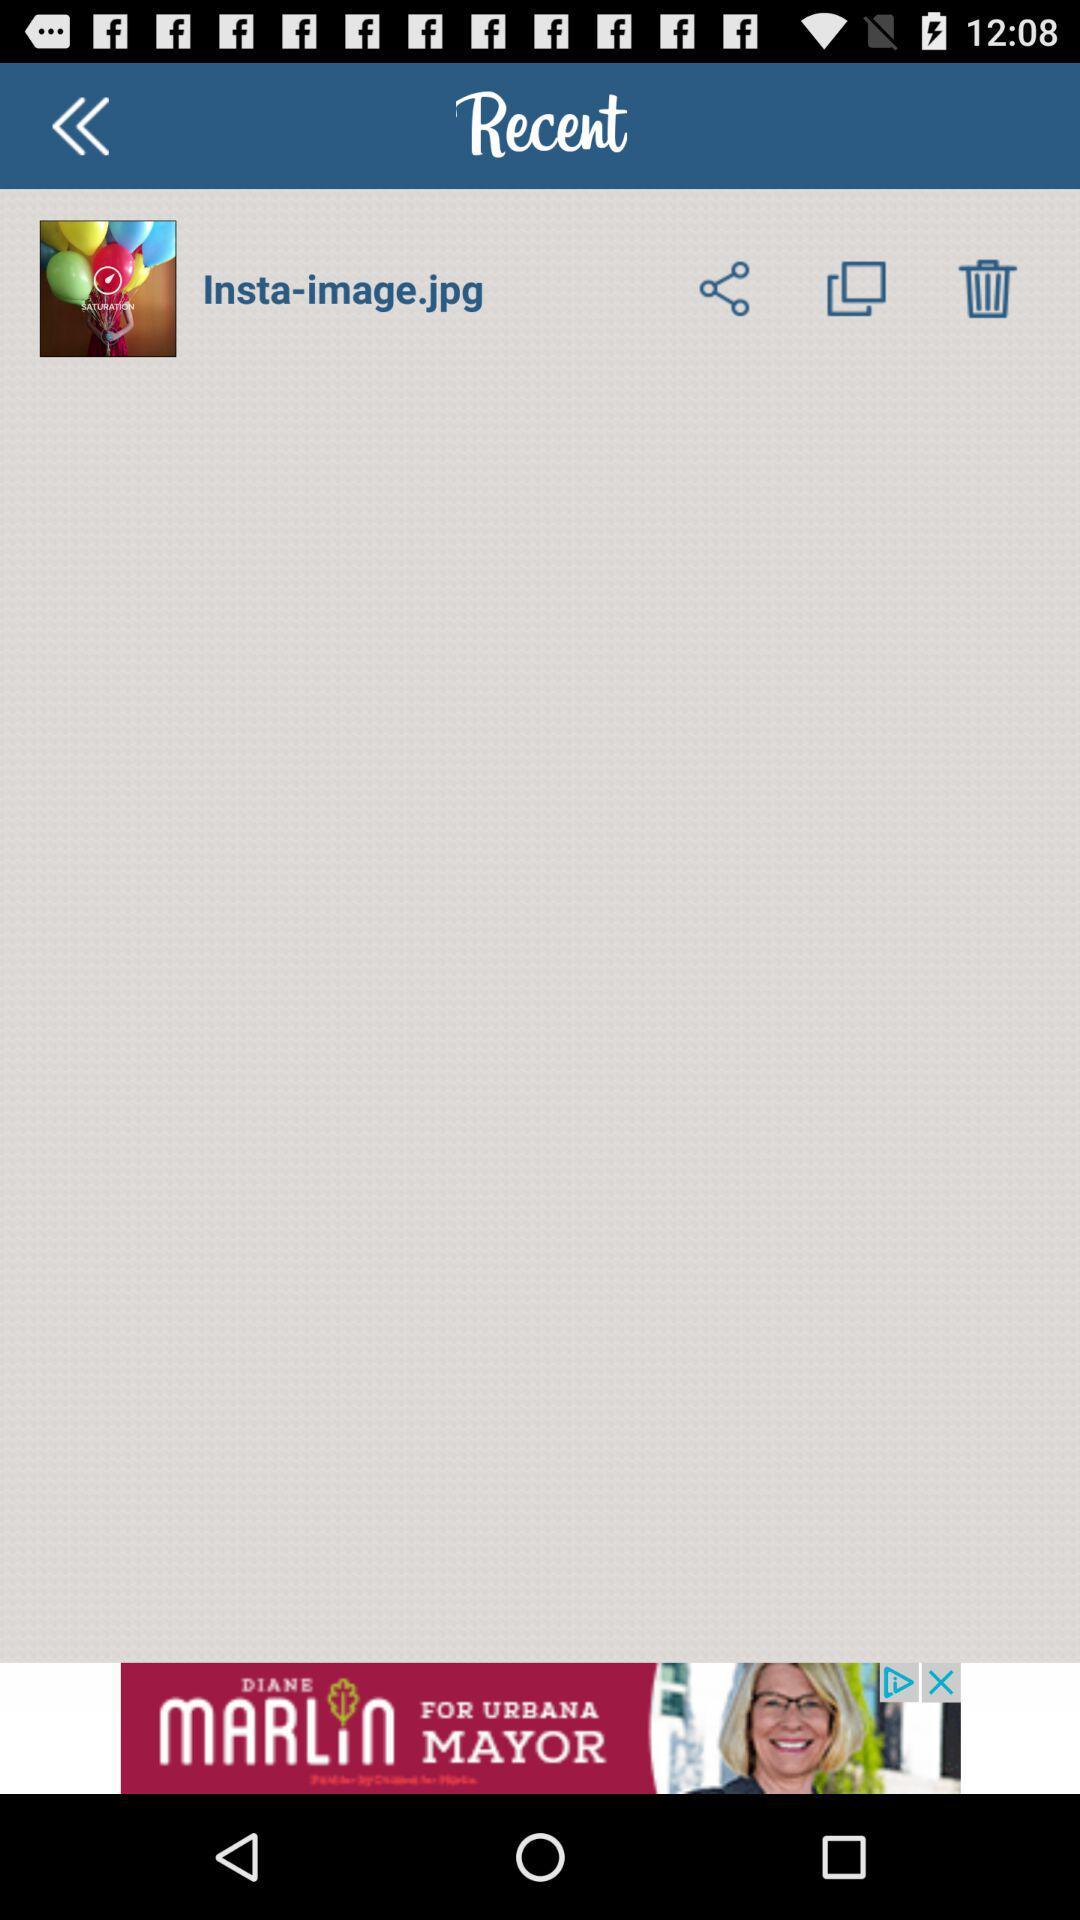 This screenshot has height=1920, width=1080. I want to click on share, so click(725, 287).